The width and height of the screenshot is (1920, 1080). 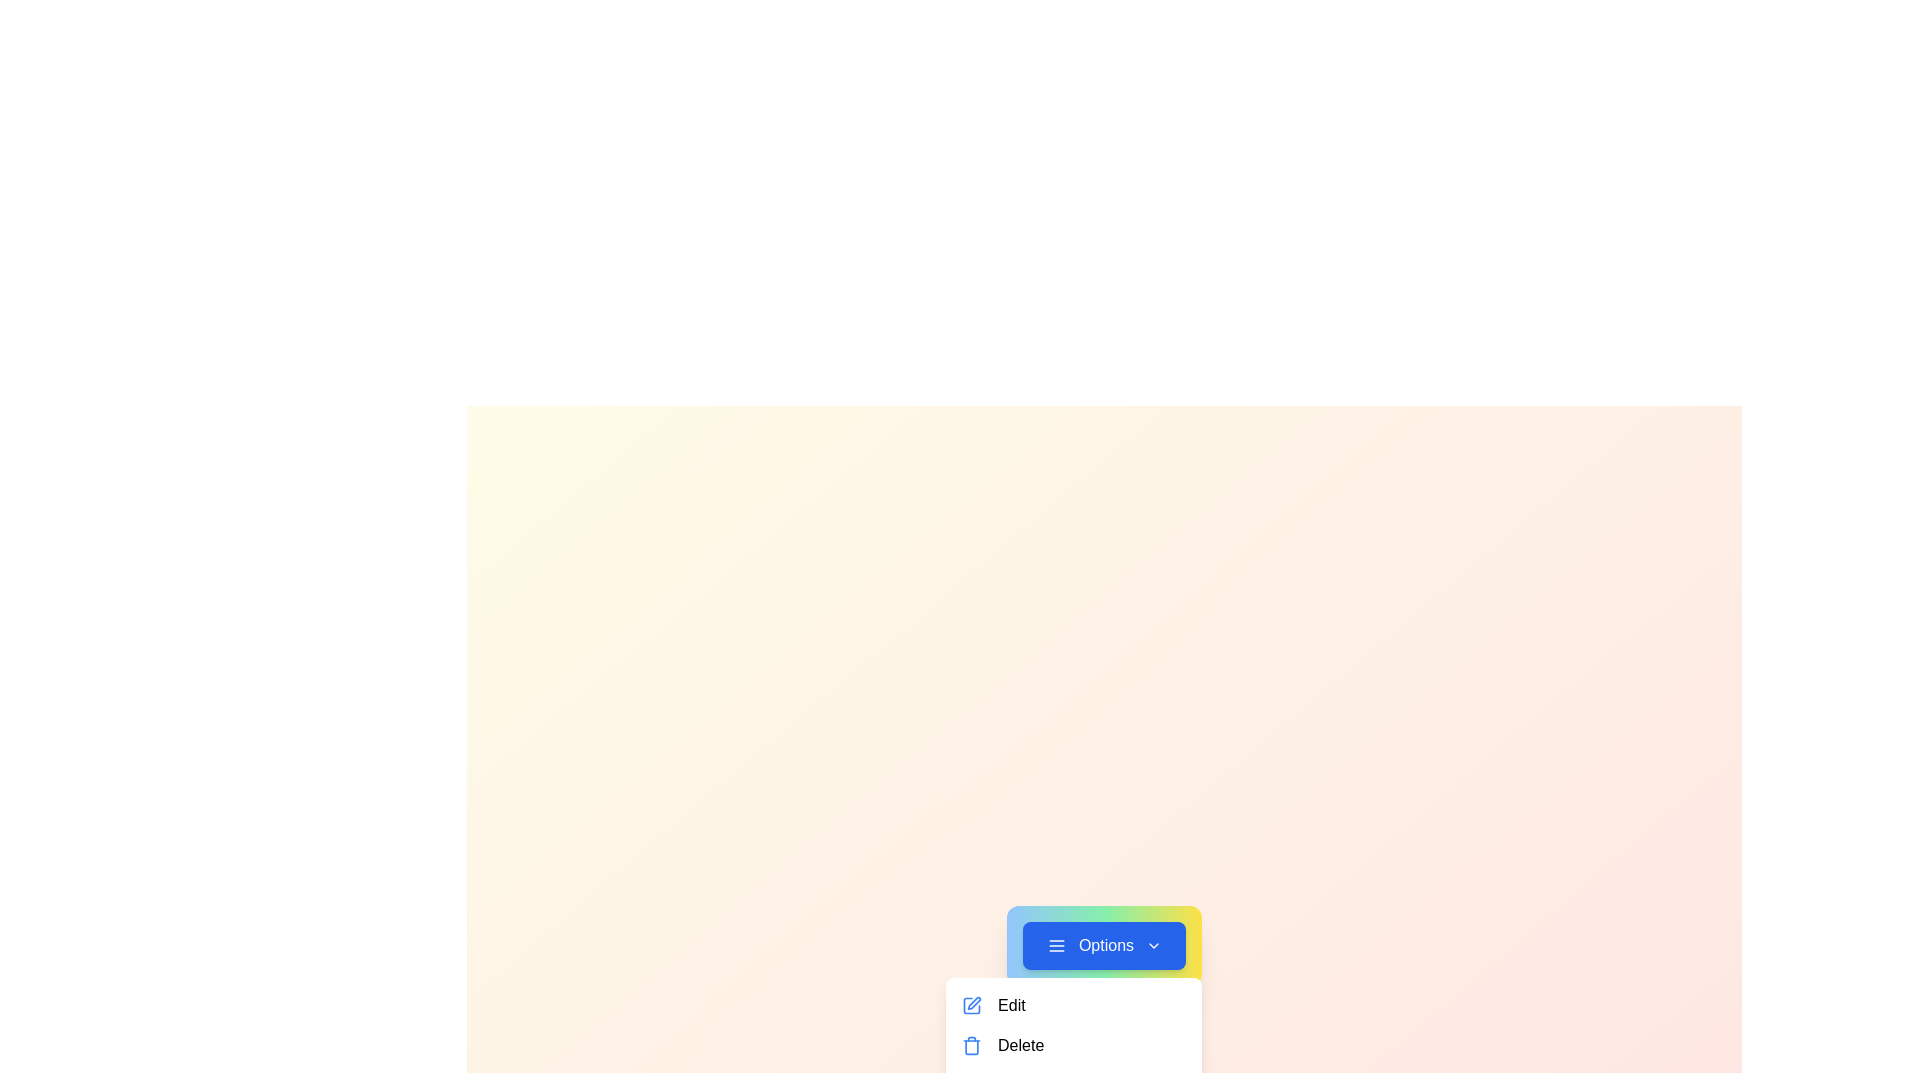 What do you see at coordinates (1103, 945) in the screenshot?
I see `the 'Options' button to toggle the menu visibility` at bounding box center [1103, 945].